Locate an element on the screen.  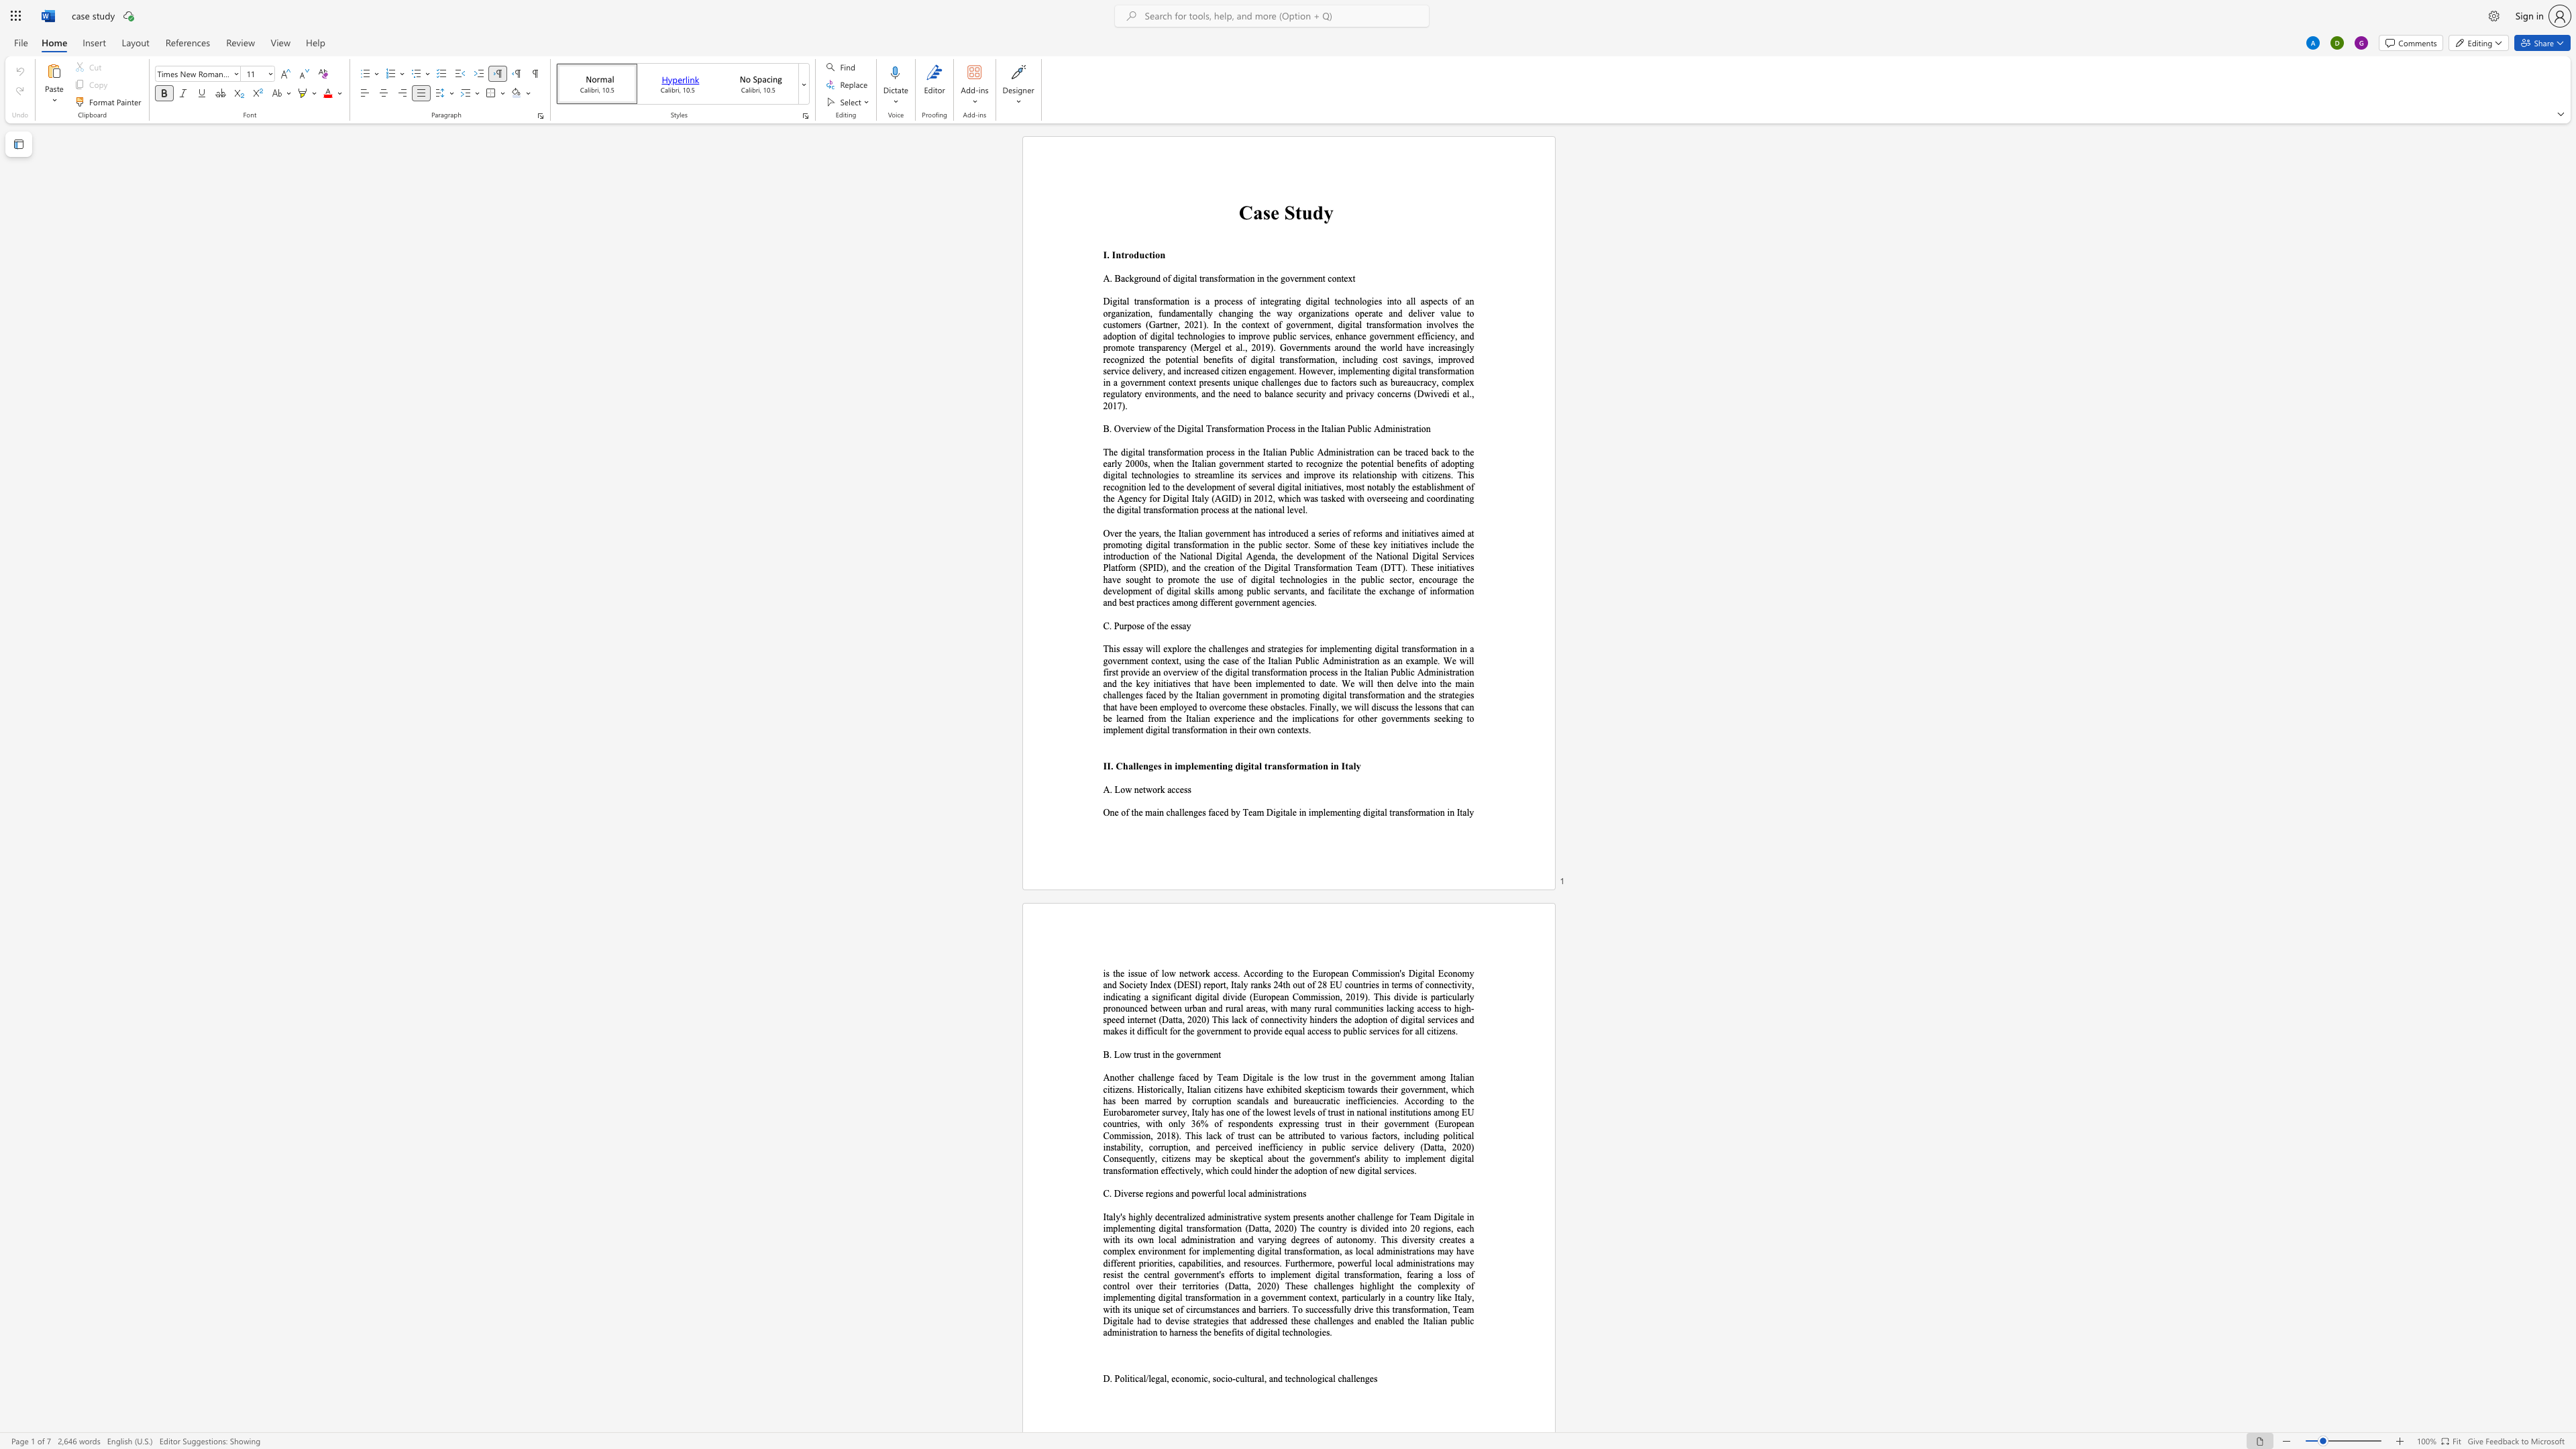
the 2th character "c" in the text is located at coordinates (1176, 788).